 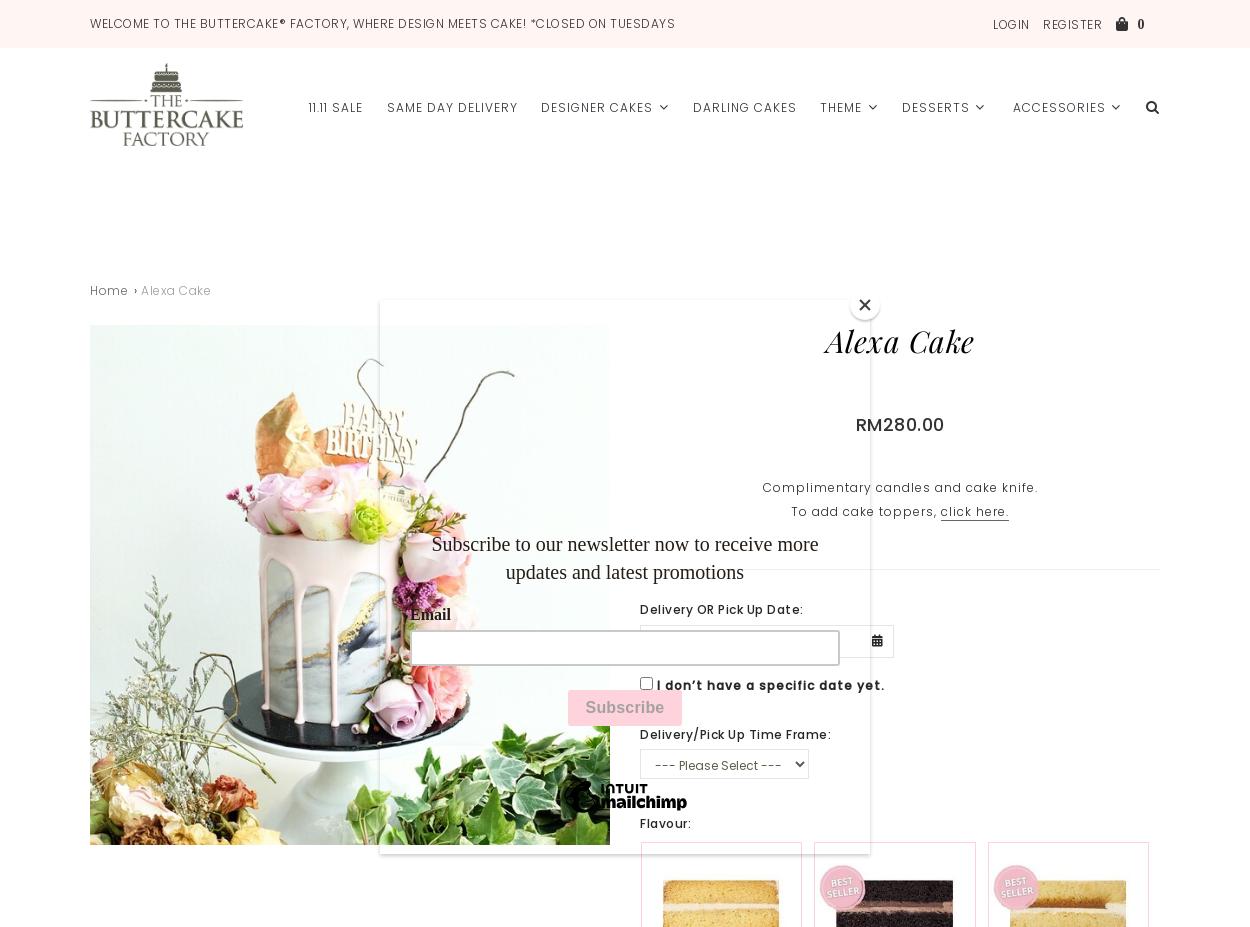 I want to click on 'WELCOME TO THE BUTTERCAKE® FACTORY, WHERE DESIGN MEETS CAKE! *Closed ON TuesdayS', so click(x=382, y=22).